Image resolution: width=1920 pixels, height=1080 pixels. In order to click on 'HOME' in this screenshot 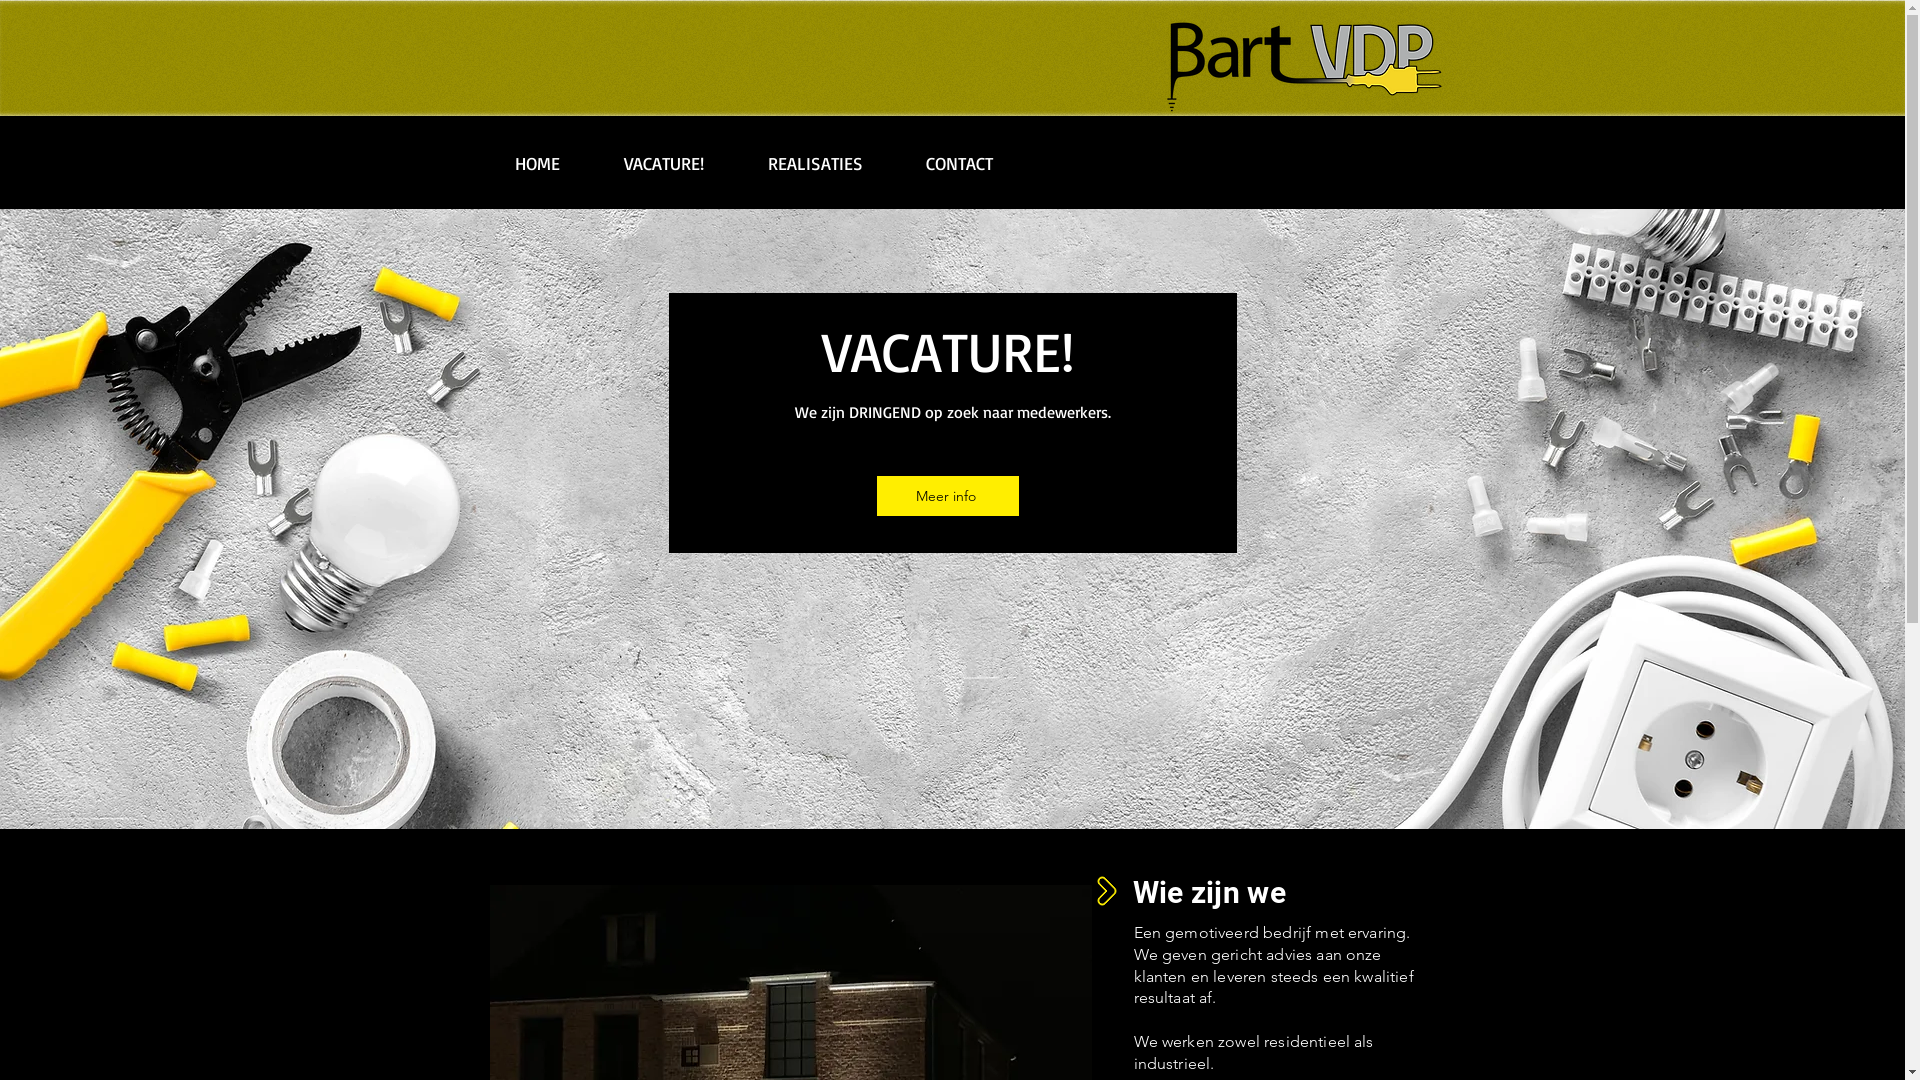, I will do `click(481, 162)`.